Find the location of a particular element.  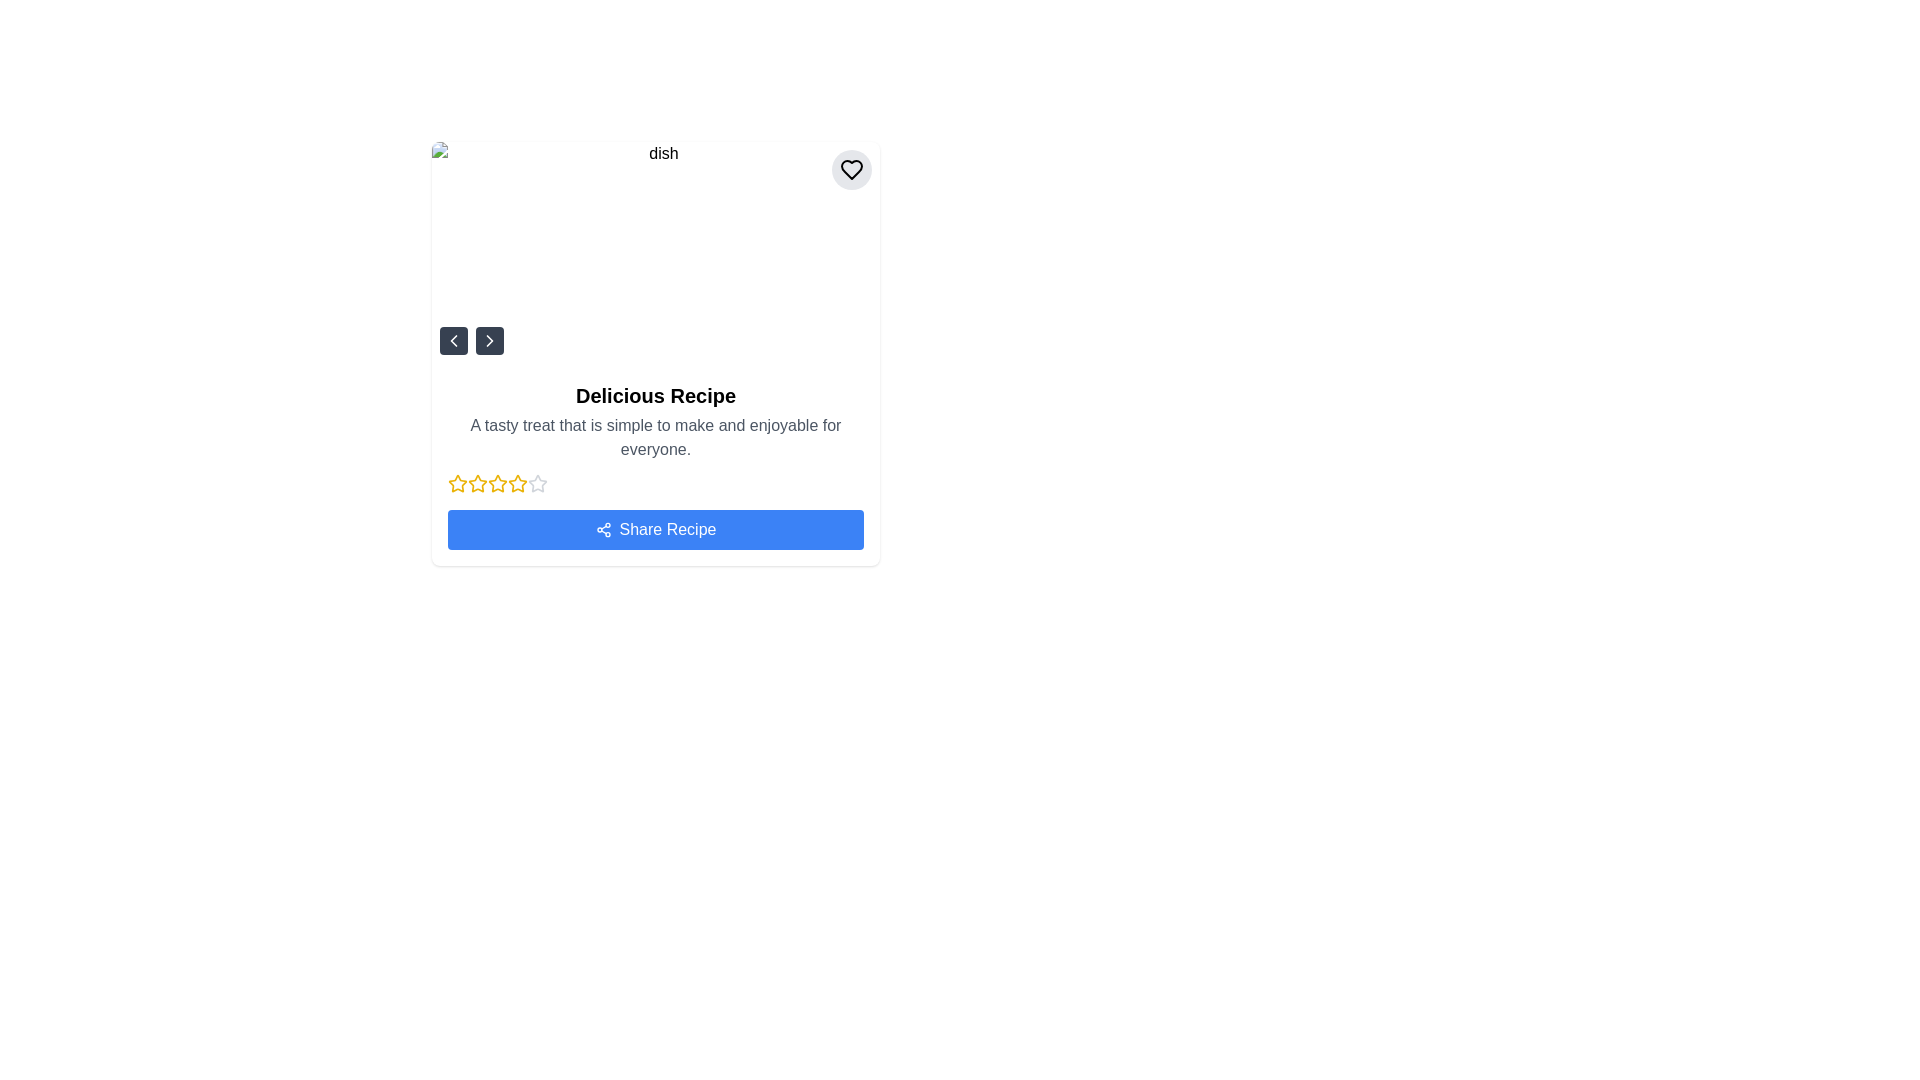

the third star in the 5-star rating system is located at coordinates (497, 482).